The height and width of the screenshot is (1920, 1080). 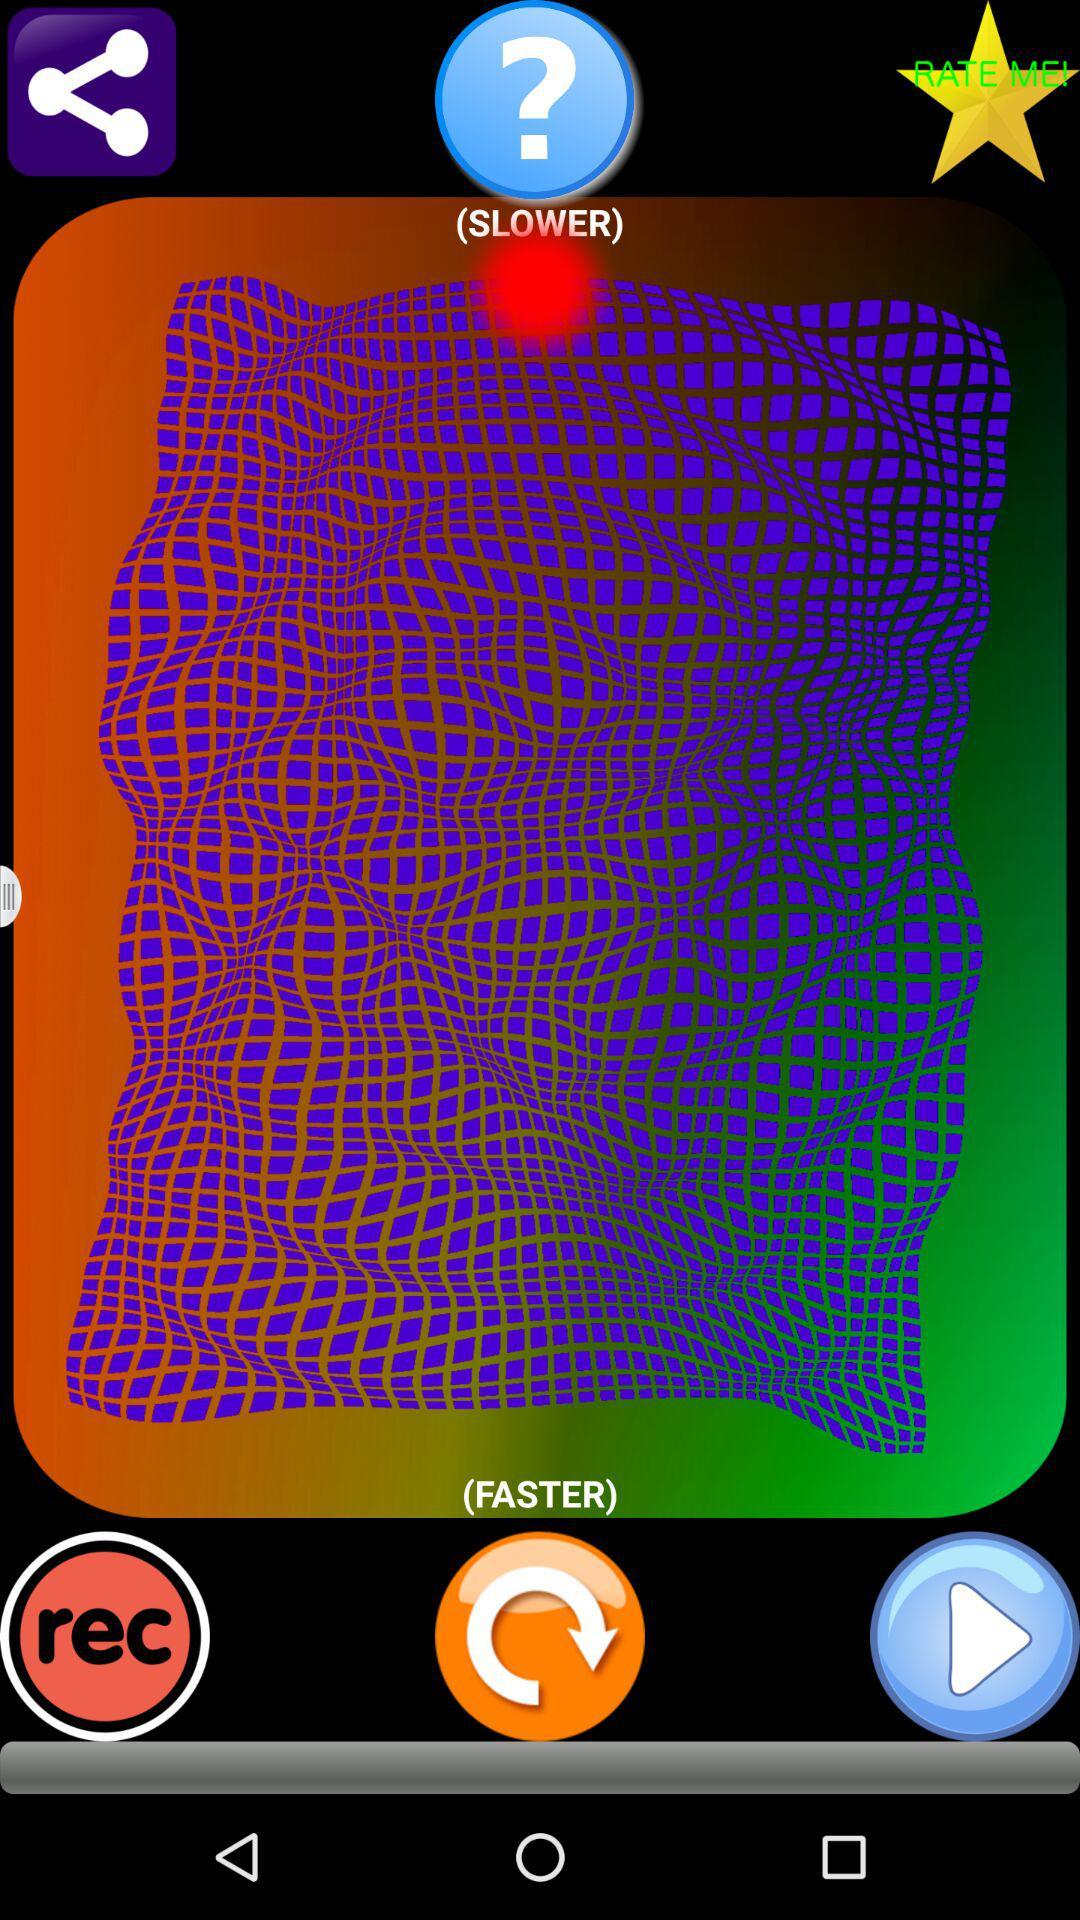 I want to click on record sound, so click(x=104, y=1636).